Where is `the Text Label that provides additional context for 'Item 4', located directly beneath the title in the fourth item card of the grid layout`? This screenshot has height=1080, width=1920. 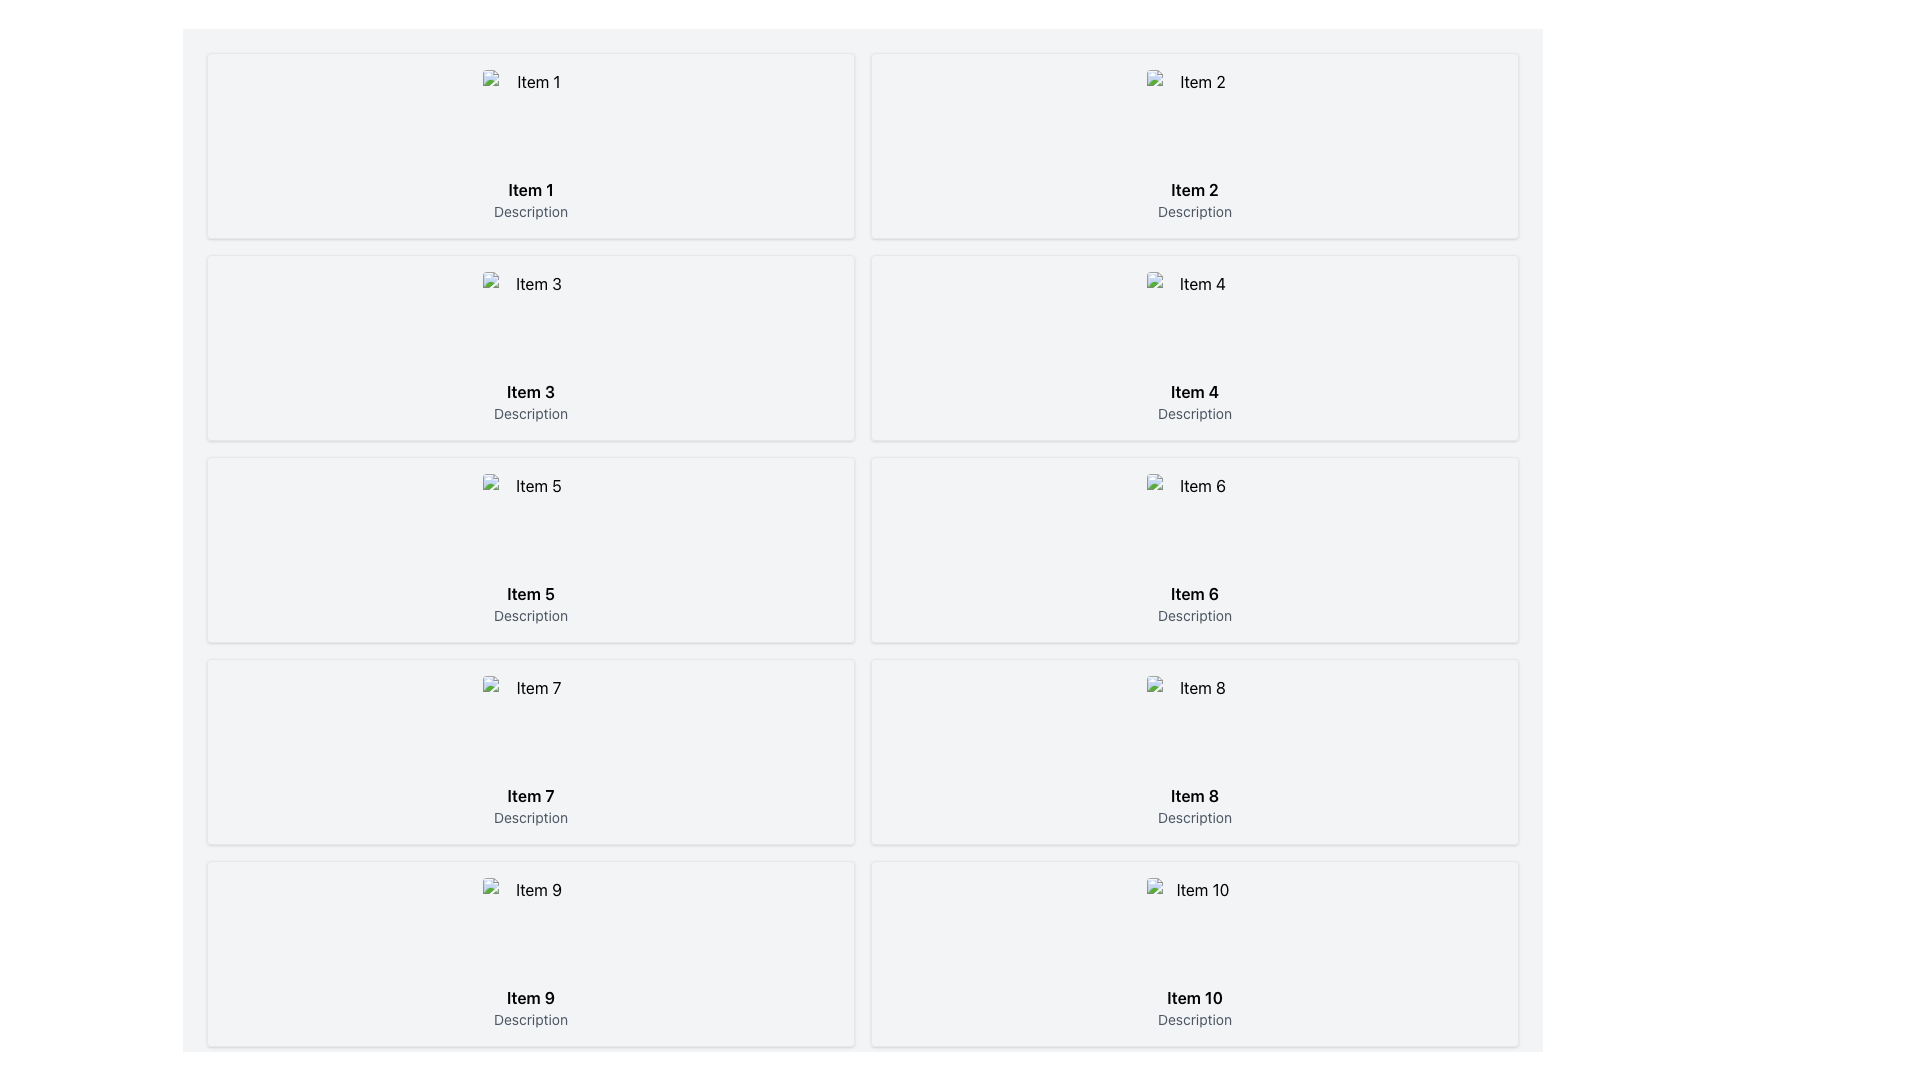
the Text Label that provides additional context for 'Item 4', located directly beneath the title in the fourth item card of the grid layout is located at coordinates (1195, 412).